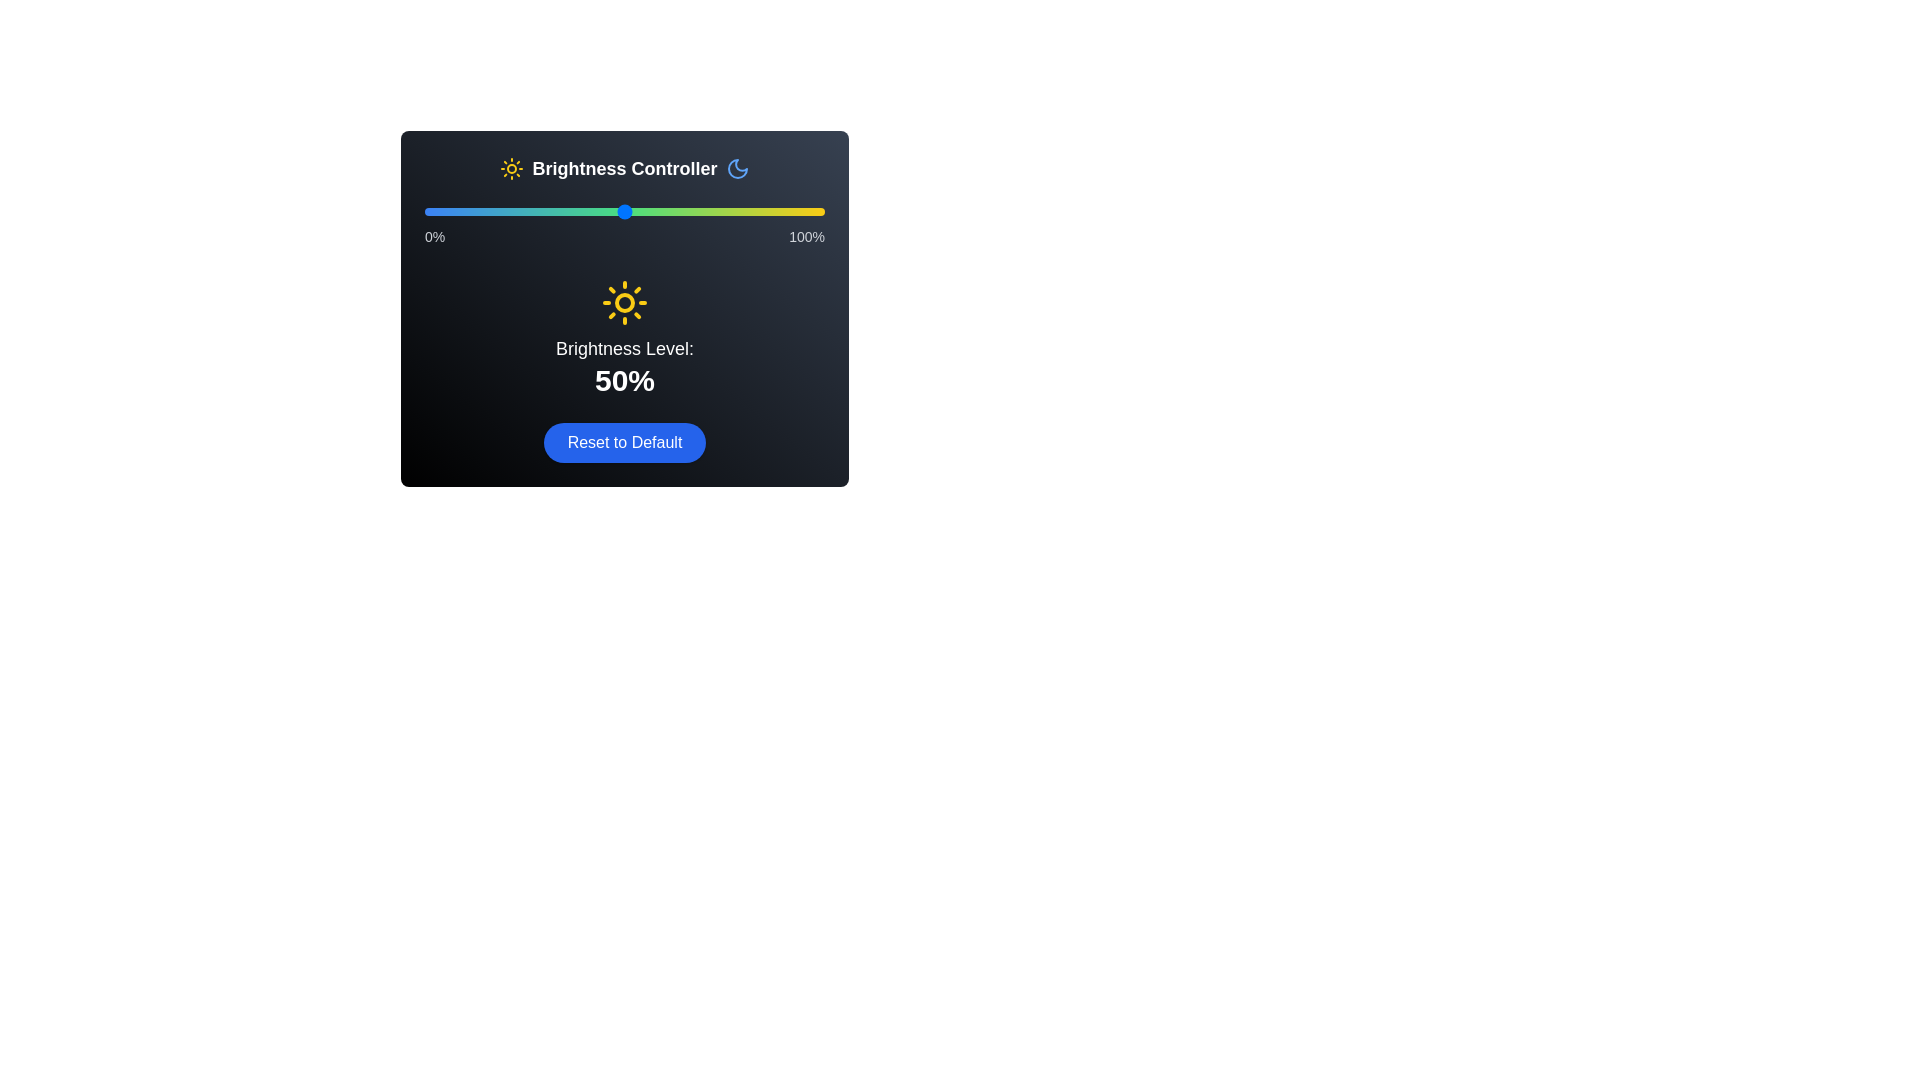 The width and height of the screenshot is (1920, 1080). Describe the element at coordinates (627, 212) in the screenshot. I see `the brightness slider to 51%` at that location.